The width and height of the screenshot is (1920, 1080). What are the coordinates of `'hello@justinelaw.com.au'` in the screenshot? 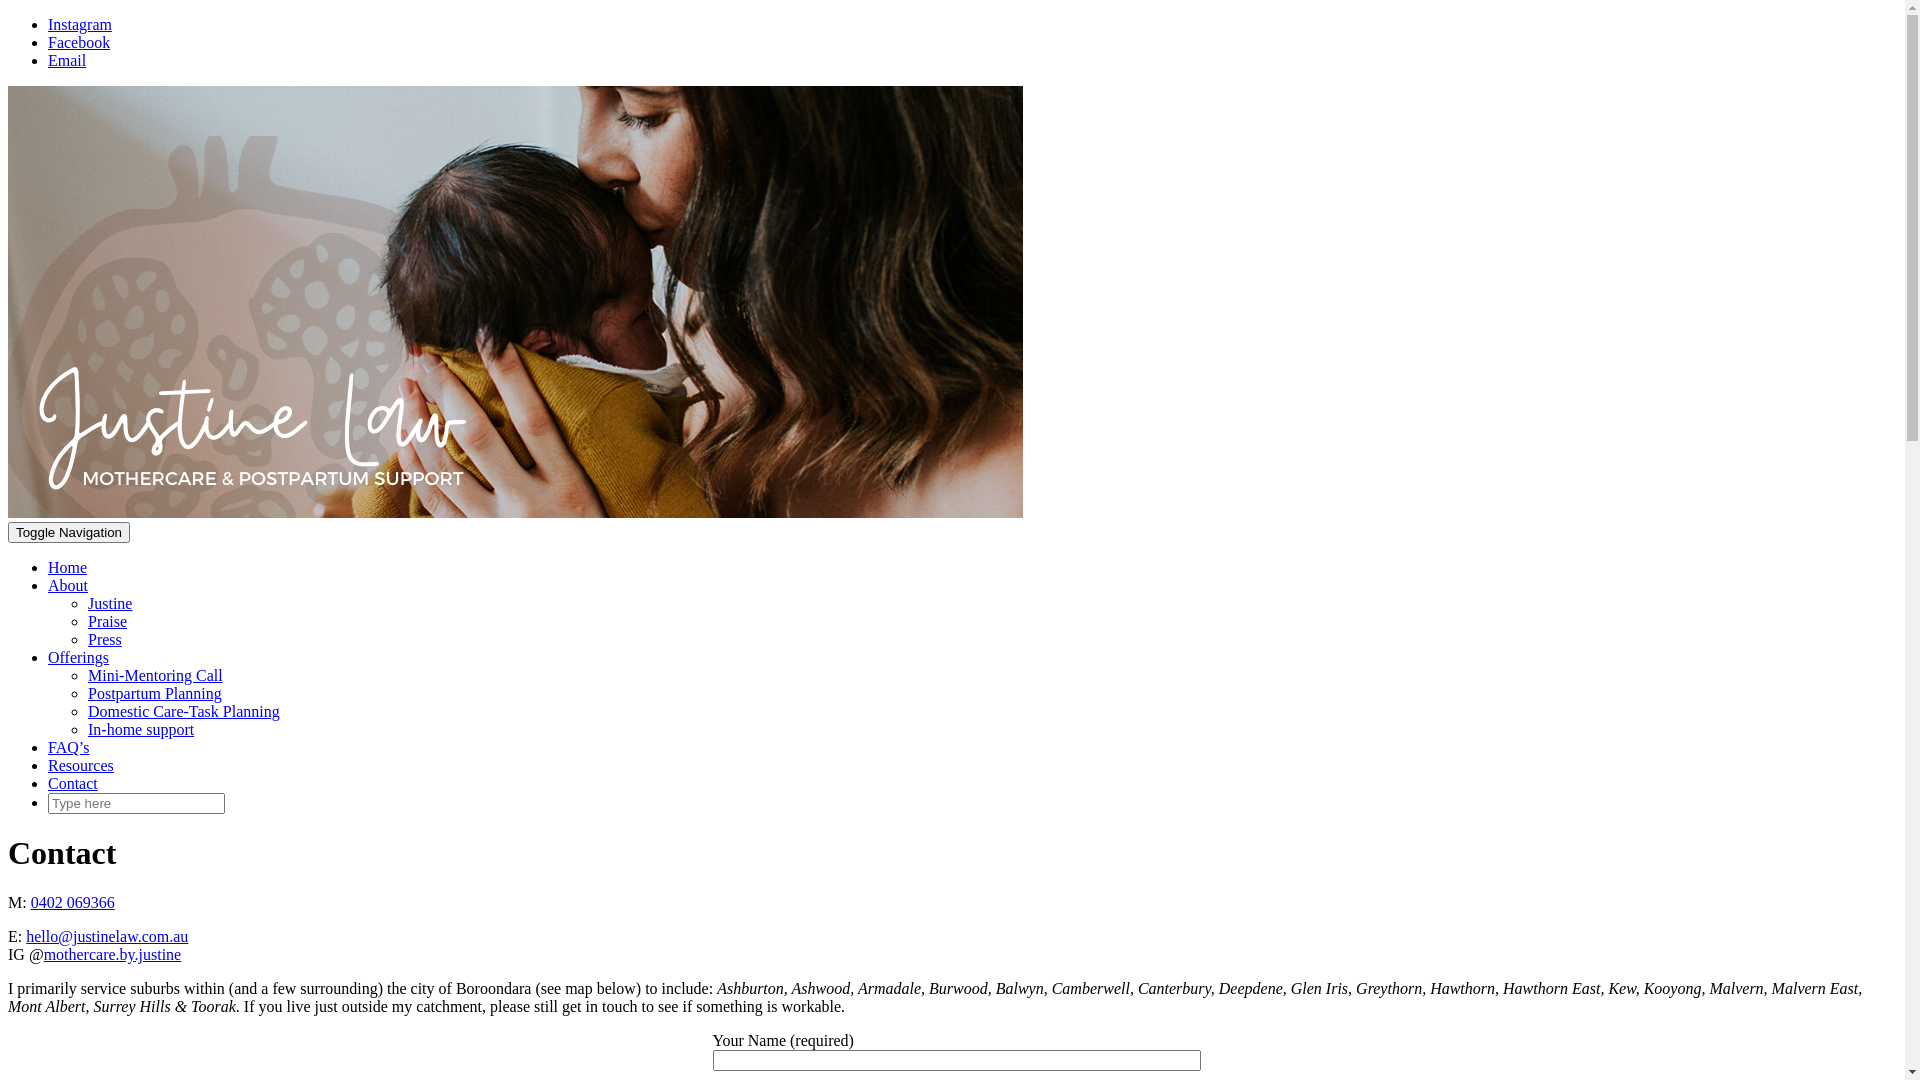 It's located at (105, 936).